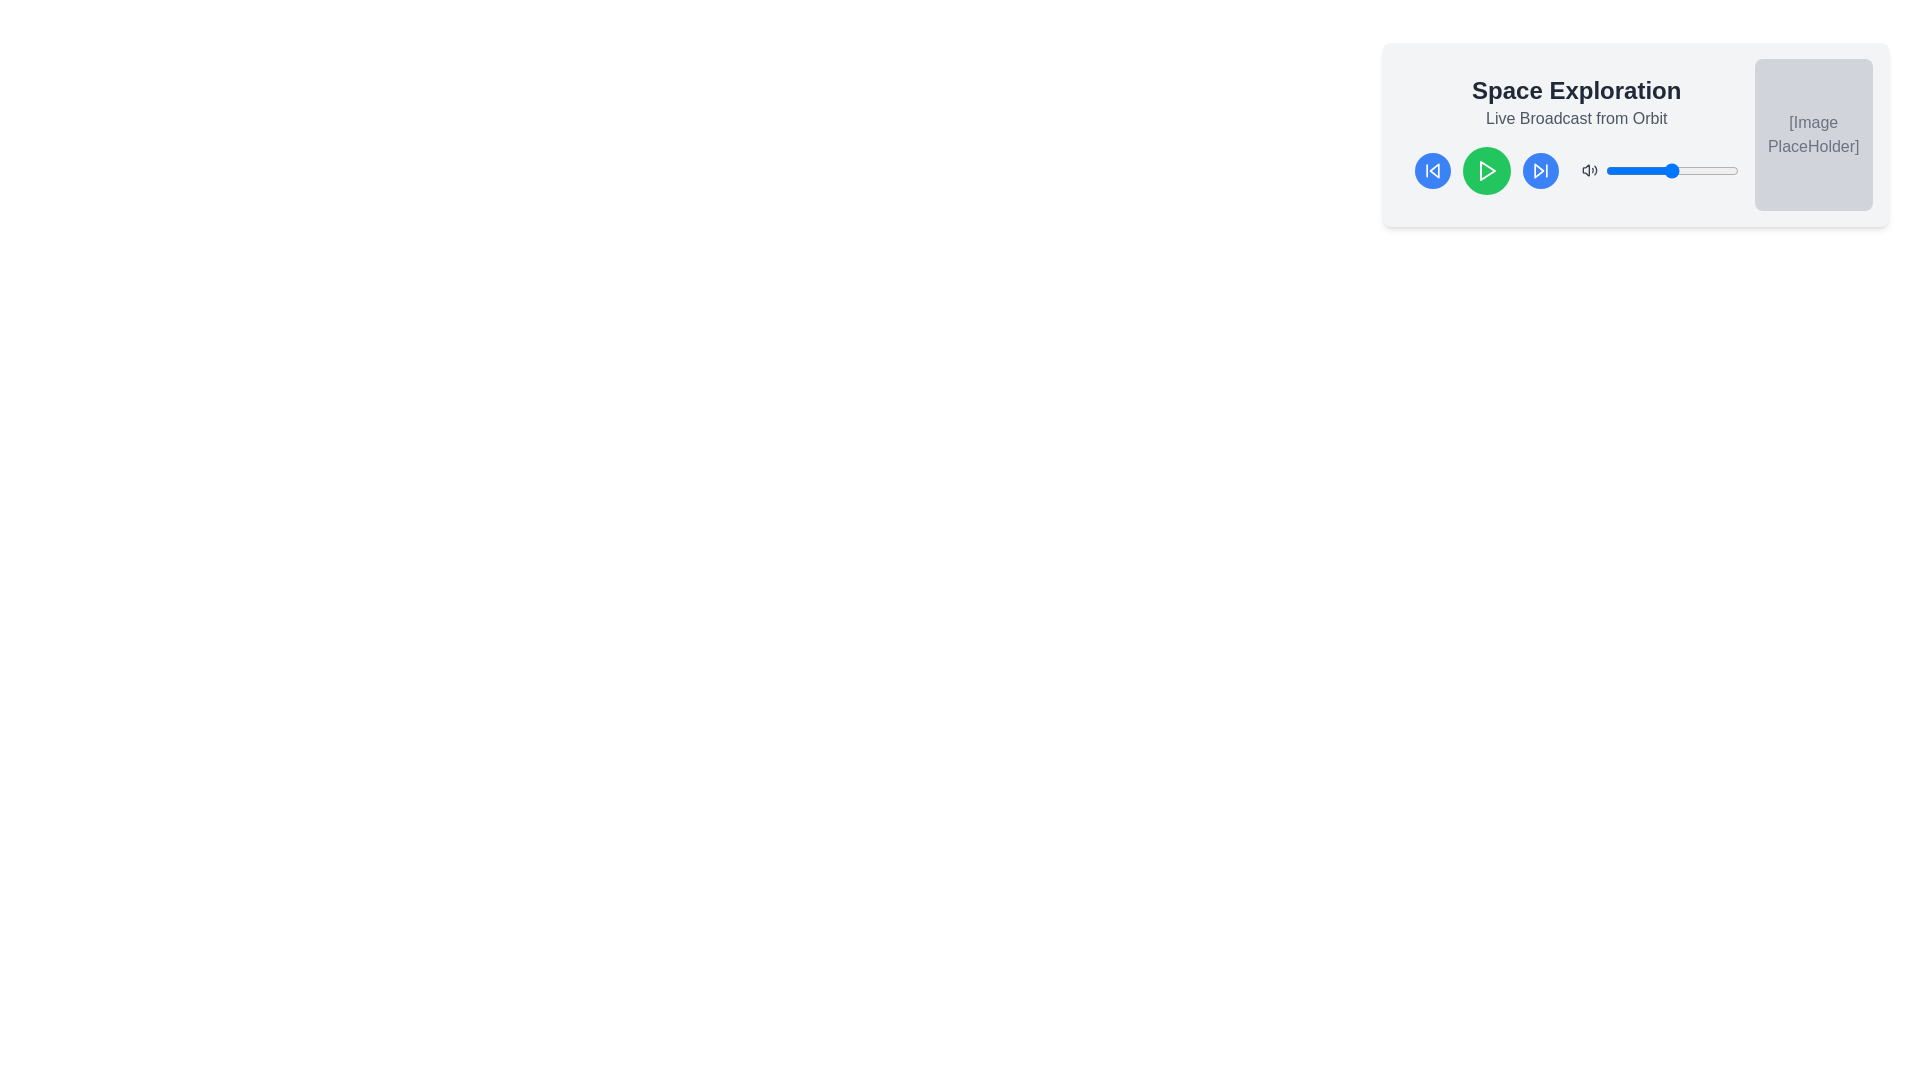 This screenshot has width=1920, height=1080. I want to click on the rightward-pointing triangular icon button with a blue background and white color, located to the right of the green circular play button in the media control interface, so click(1539, 169).